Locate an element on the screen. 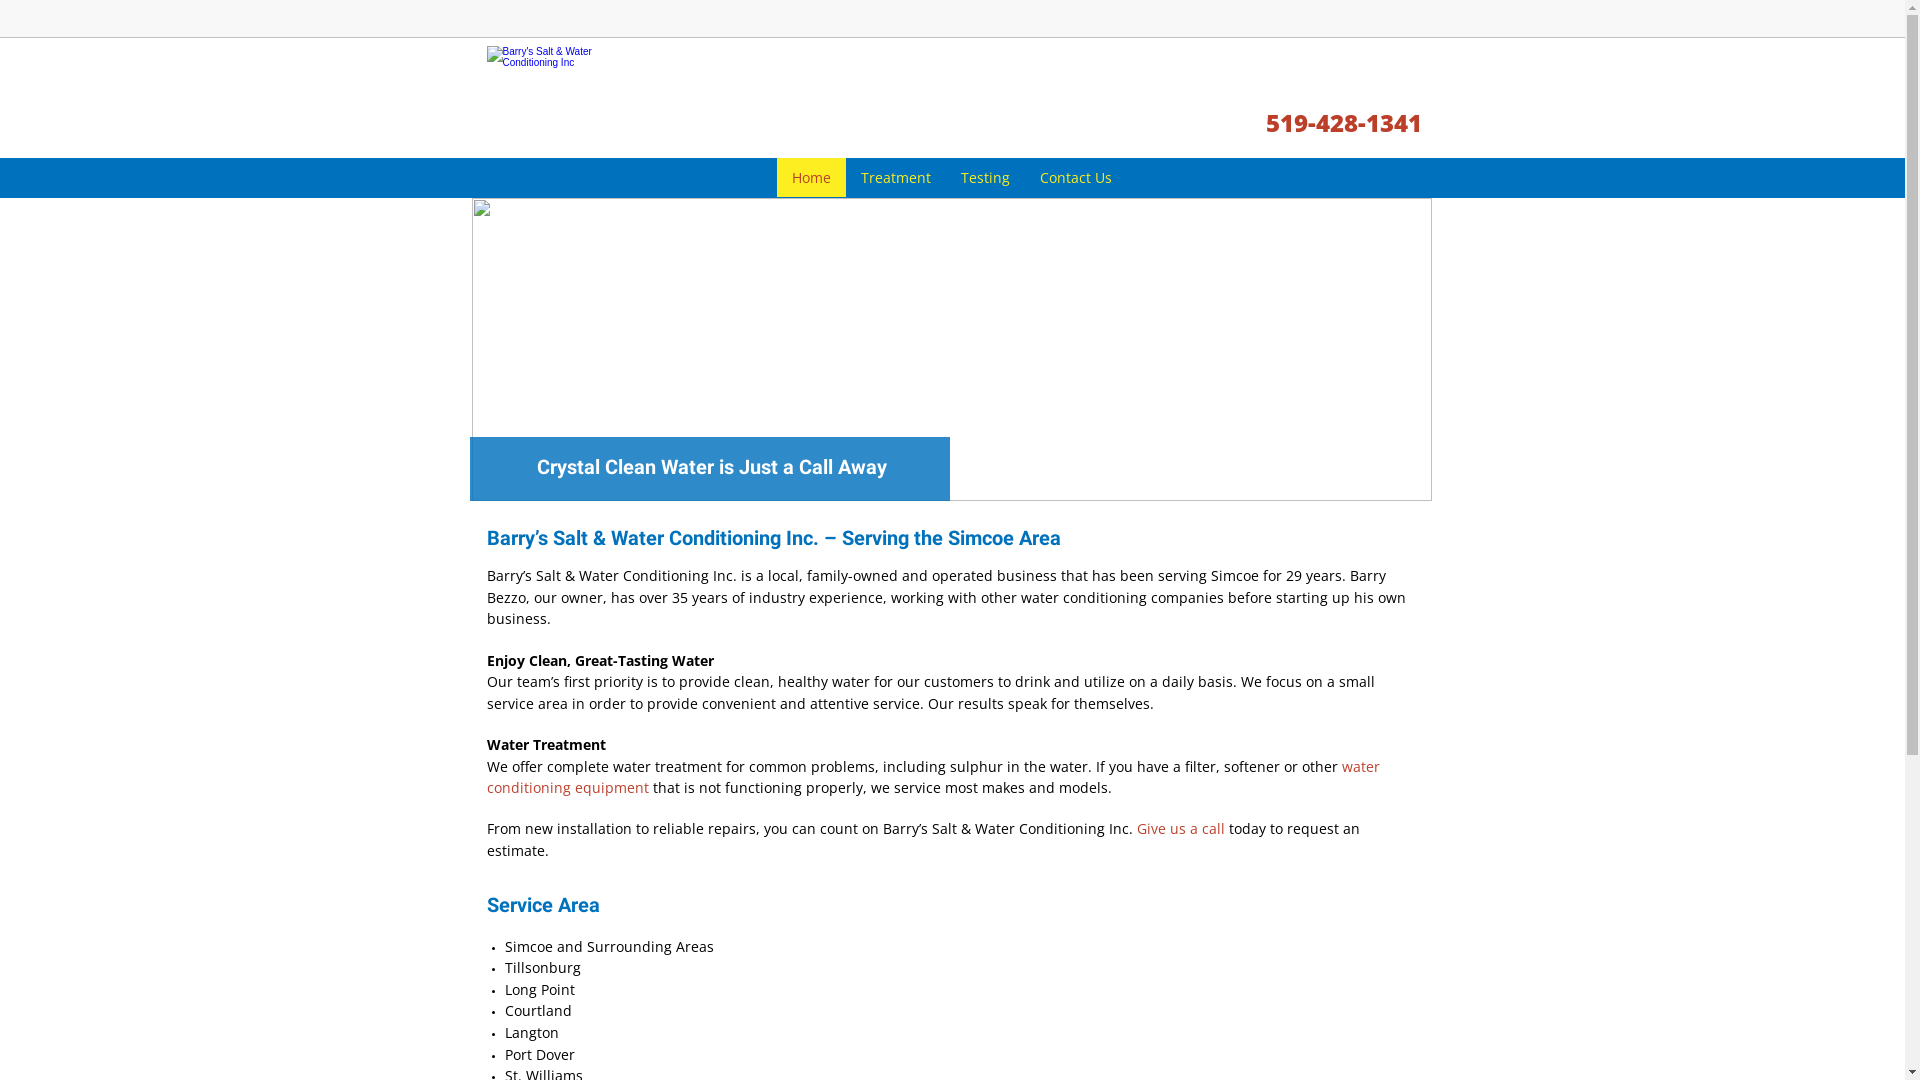 This screenshot has height=1080, width=1920. 'Testing' is located at coordinates (944, 176).